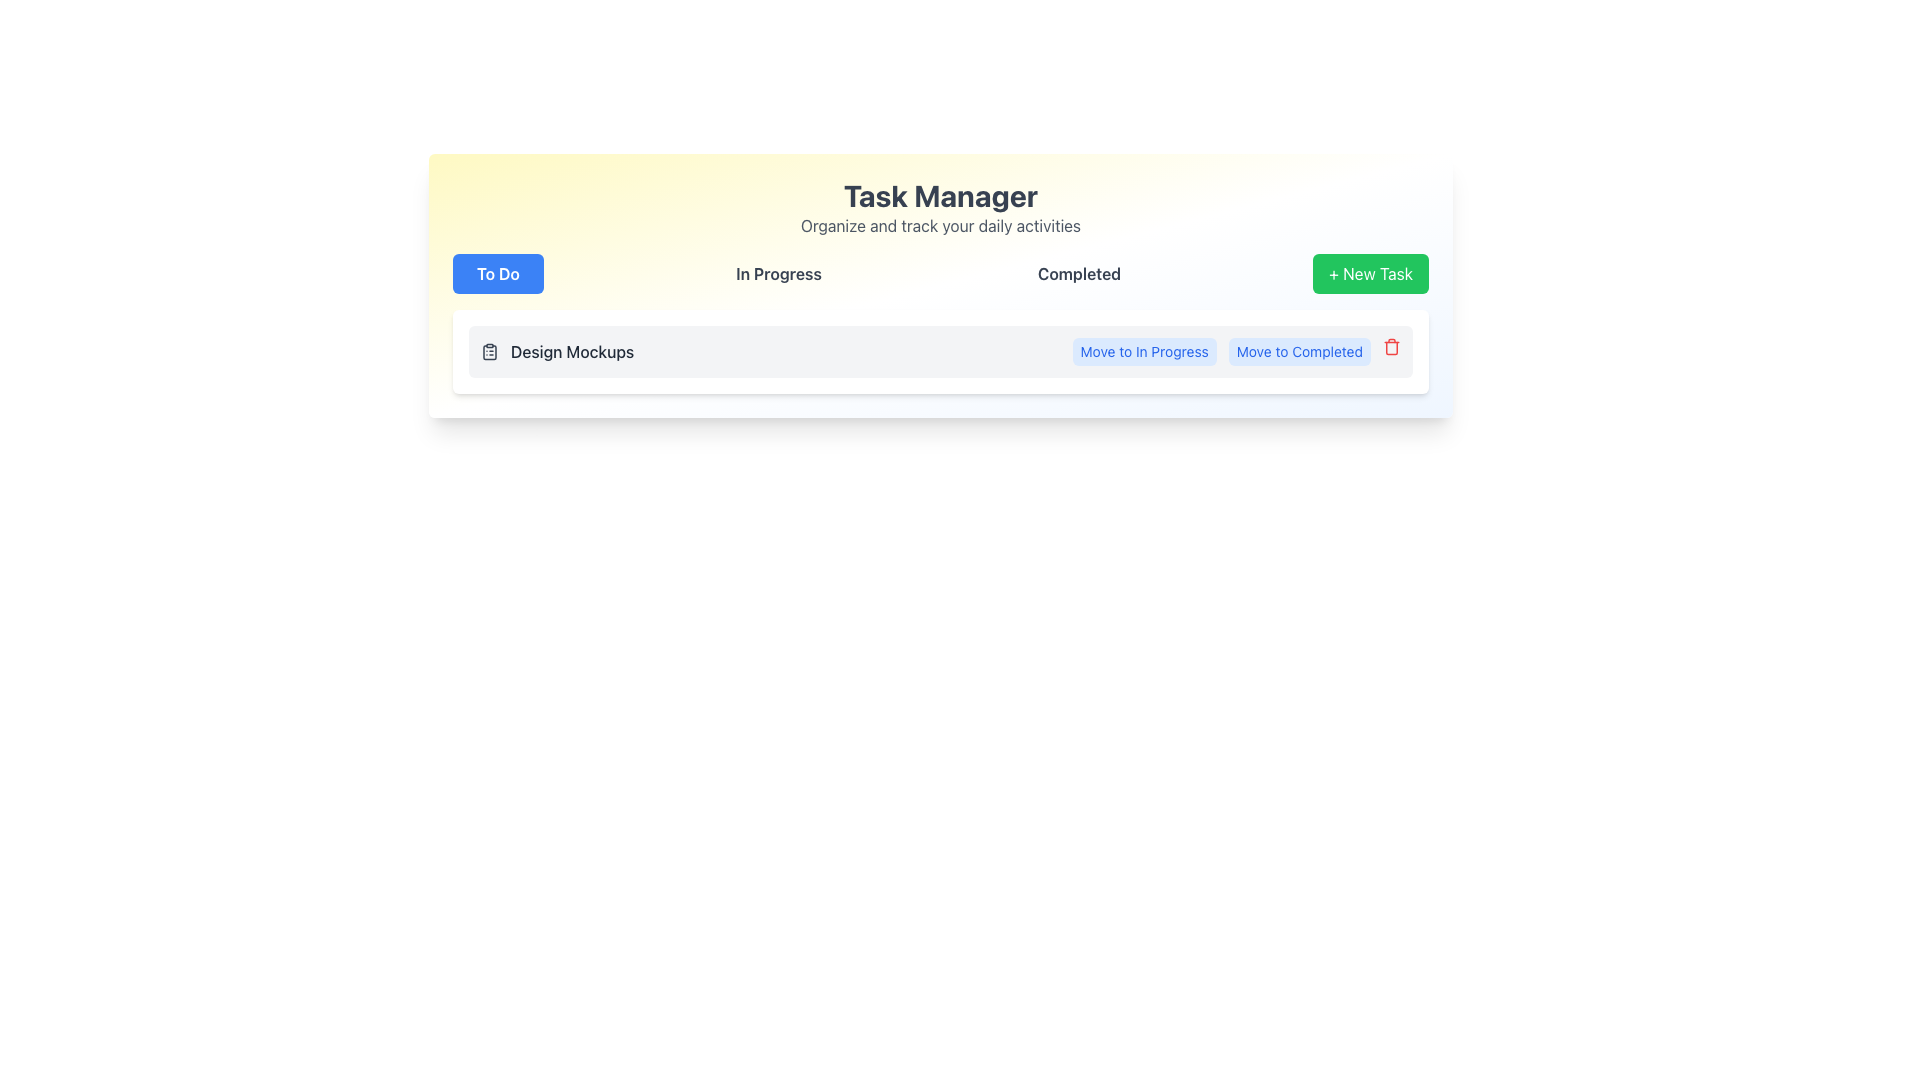  What do you see at coordinates (939, 196) in the screenshot?
I see `main title heading of the task management tool, positioned centrally above the text 'Organize and track your daily activities'` at bounding box center [939, 196].